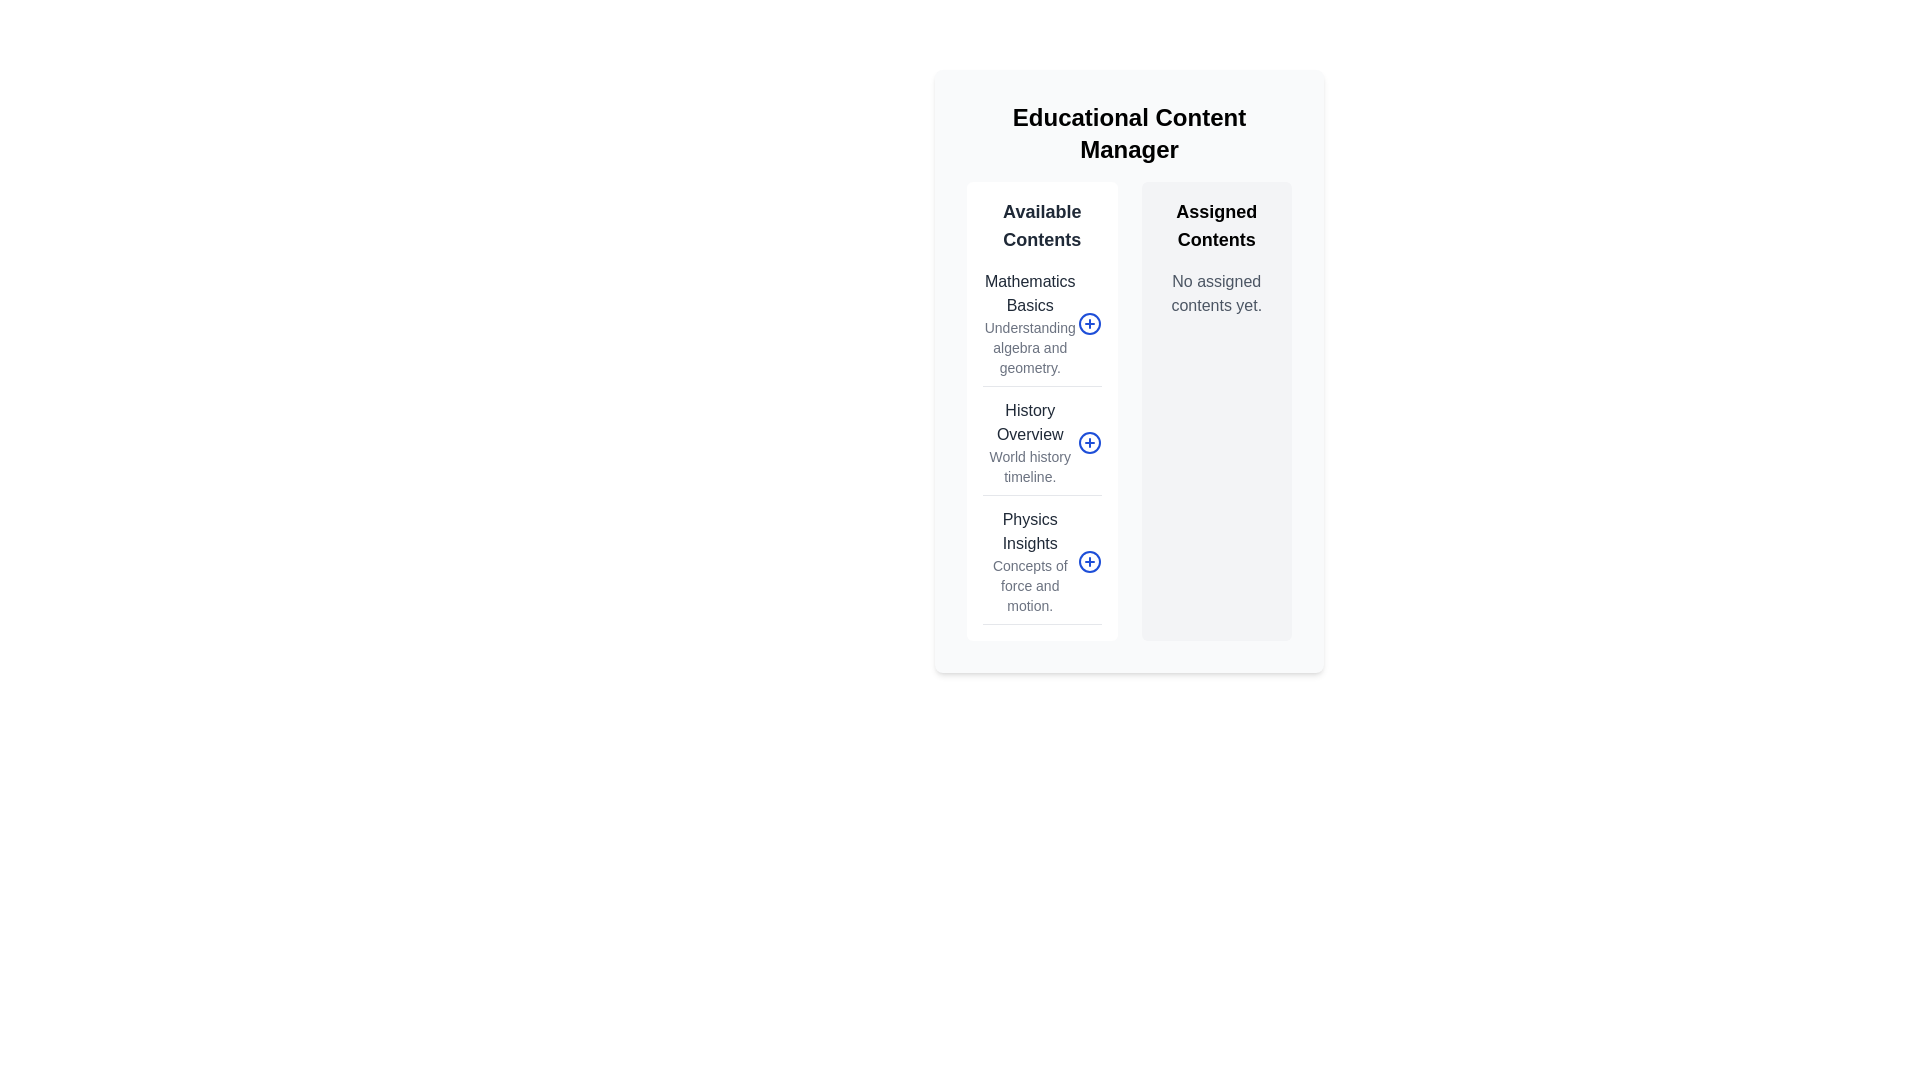 The image size is (1920, 1080). Describe the element at coordinates (1030, 323) in the screenshot. I see `the text block labeled 'Mathematics Basics' which describes 'Understanding algebra and geometry.' in the 'Available Contents' section of the 'Educational Content Manager.'` at that location.